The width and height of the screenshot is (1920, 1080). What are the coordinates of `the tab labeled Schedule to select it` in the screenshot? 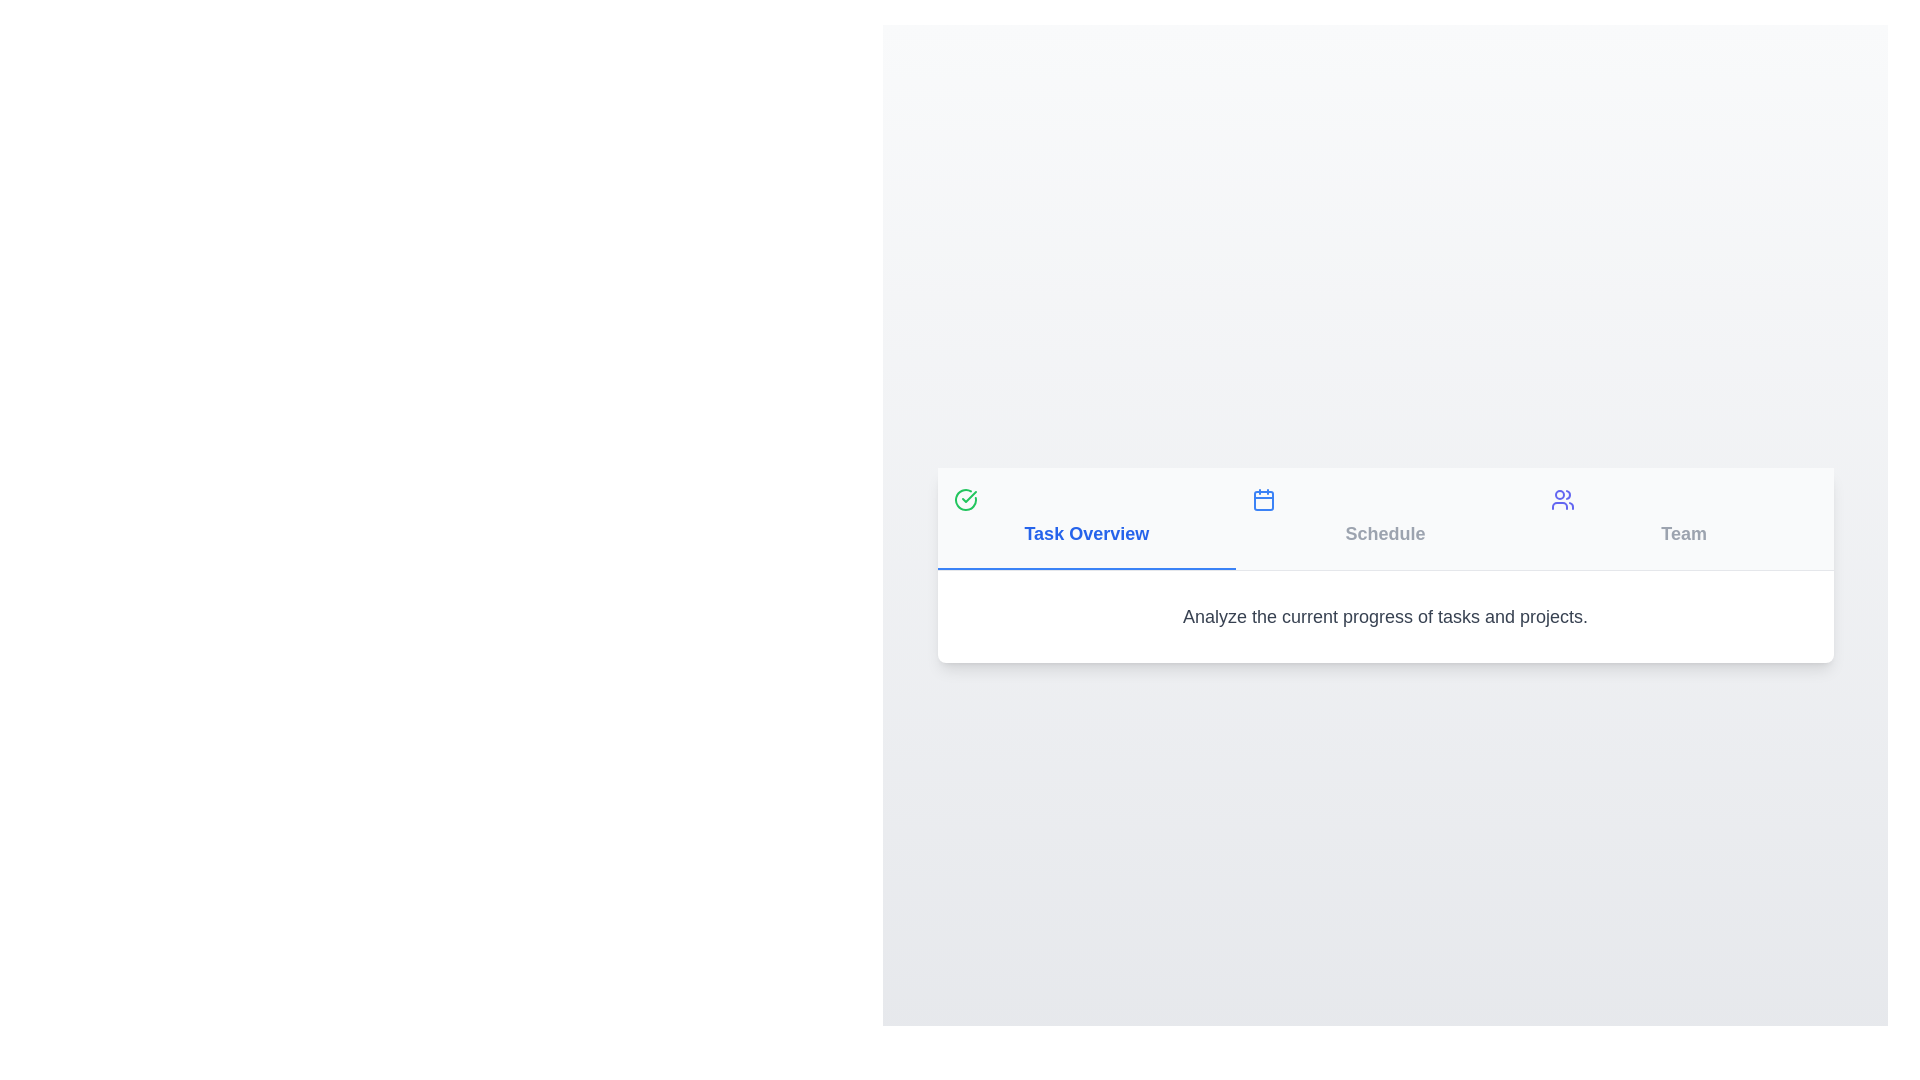 It's located at (1384, 517).